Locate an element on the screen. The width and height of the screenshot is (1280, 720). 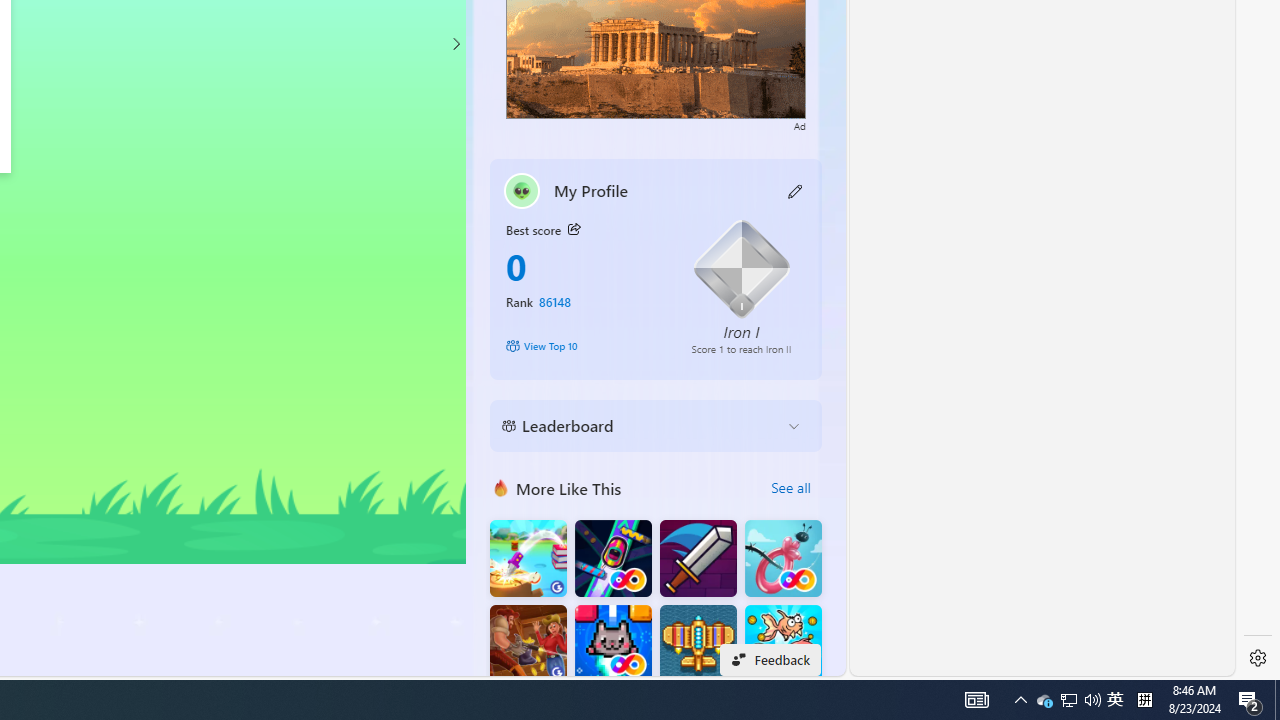
'Knife Flip' is located at coordinates (528, 558).